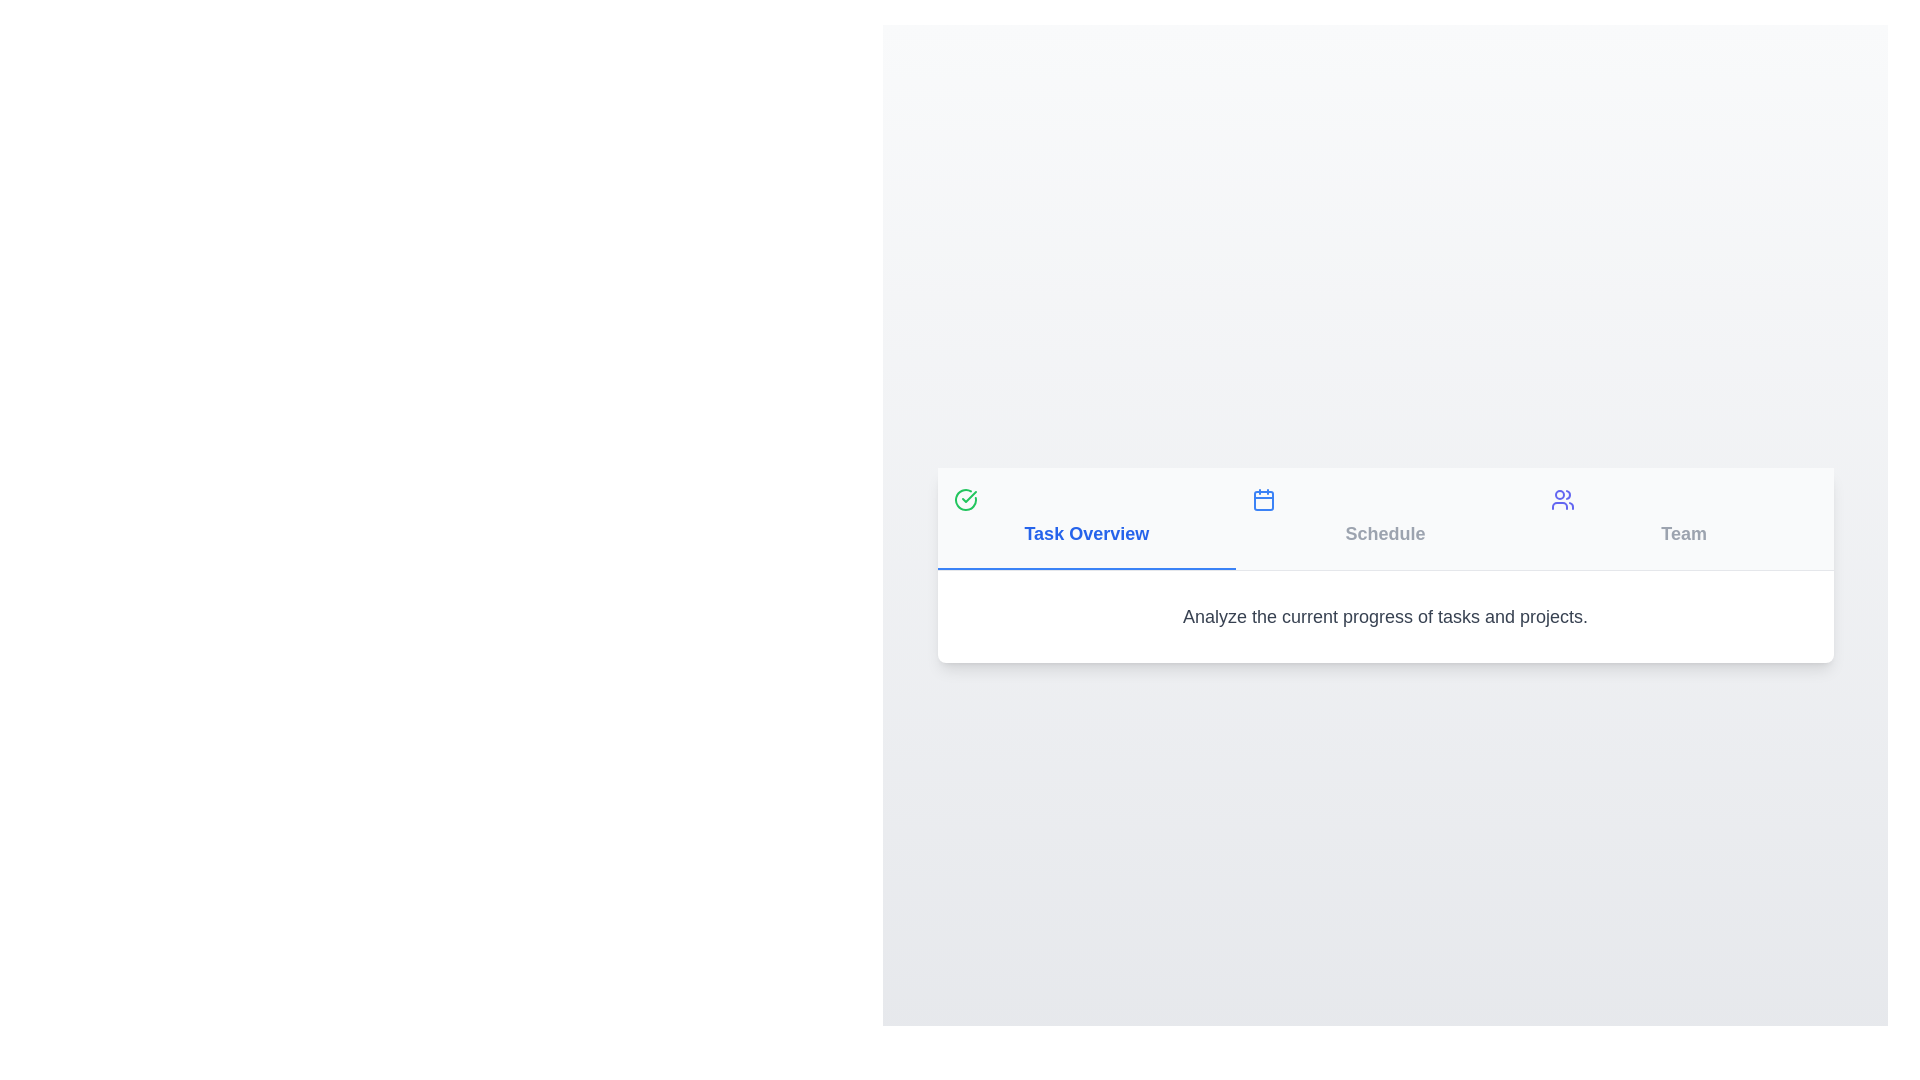 The width and height of the screenshot is (1920, 1080). What do you see at coordinates (1561, 498) in the screenshot?
I see `the icon of the tab labeled 'Team' to inspect it visually` at bounding box center [1561, 498].